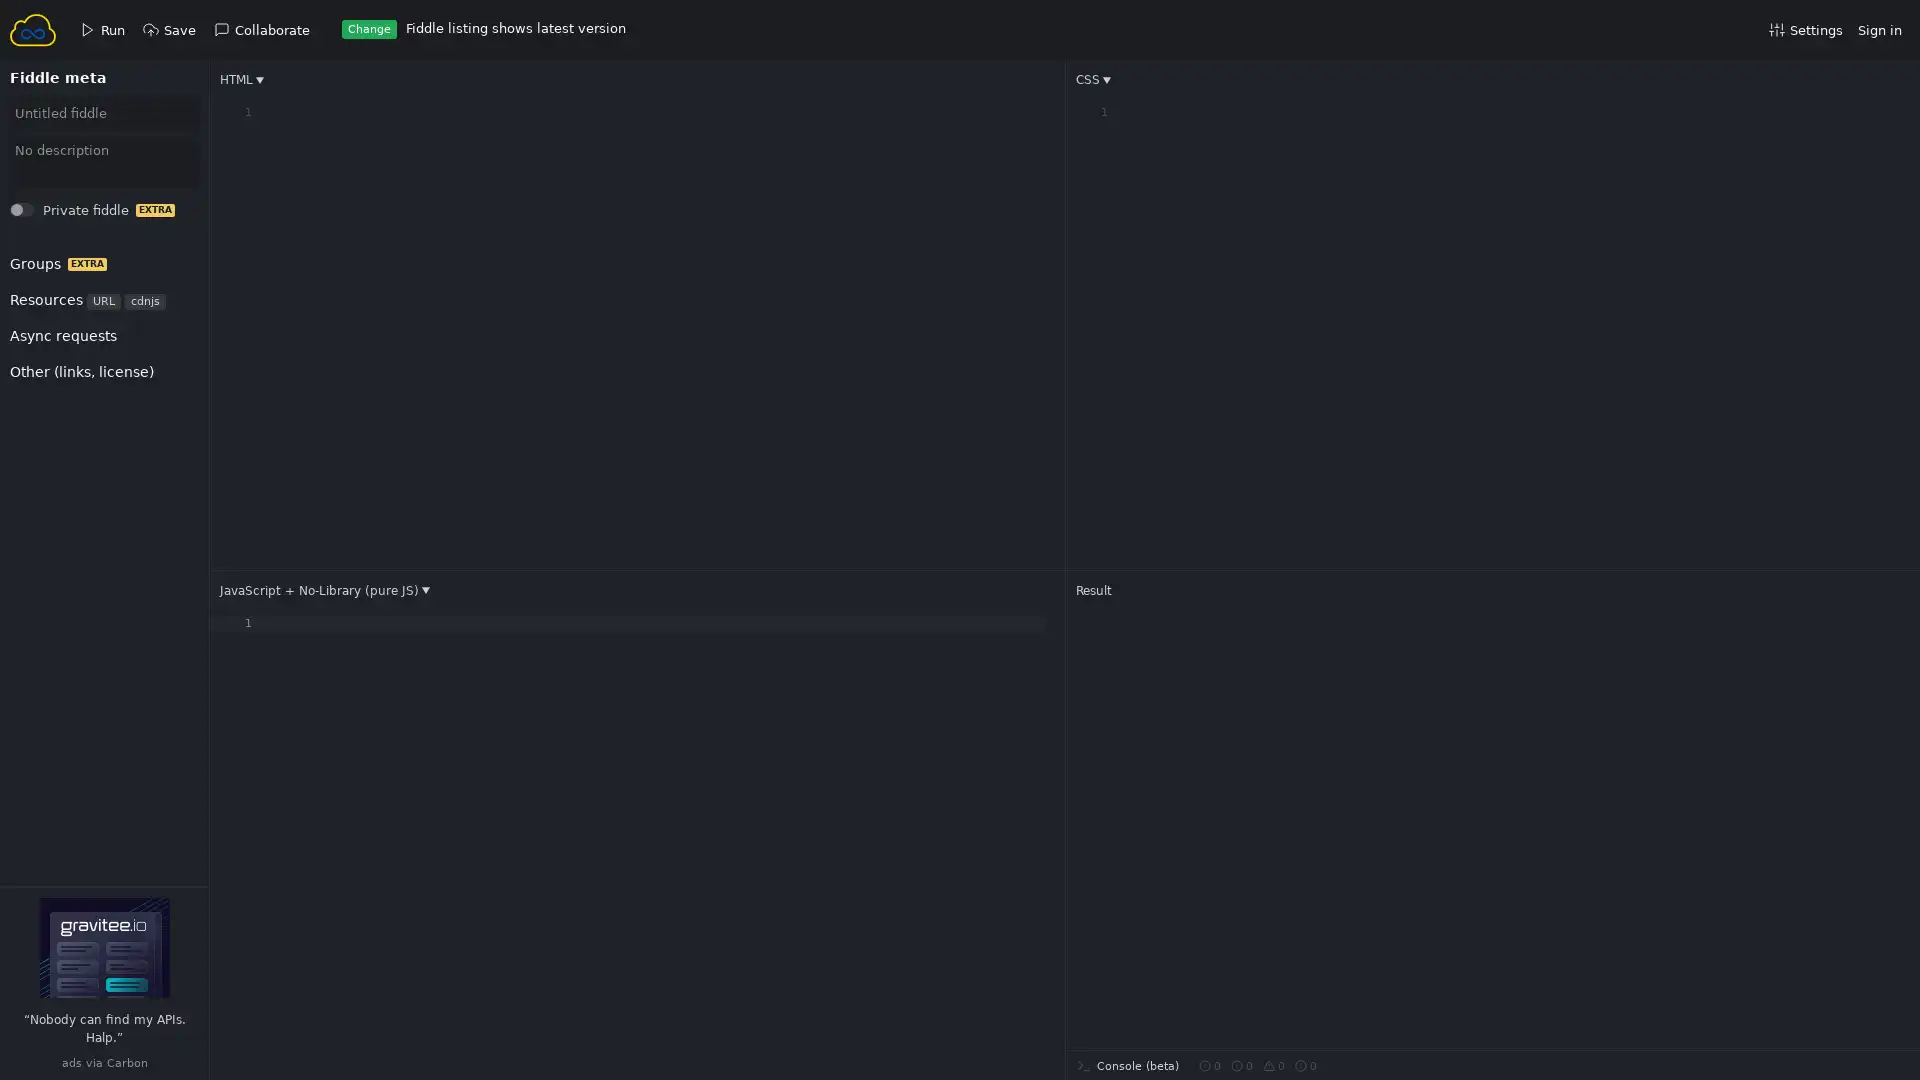 Image resolution: width=1920 pixels, height=1080 pixels. Describe the element at coordinates (42, 215) in the screenshot. I see `Save` at that location.